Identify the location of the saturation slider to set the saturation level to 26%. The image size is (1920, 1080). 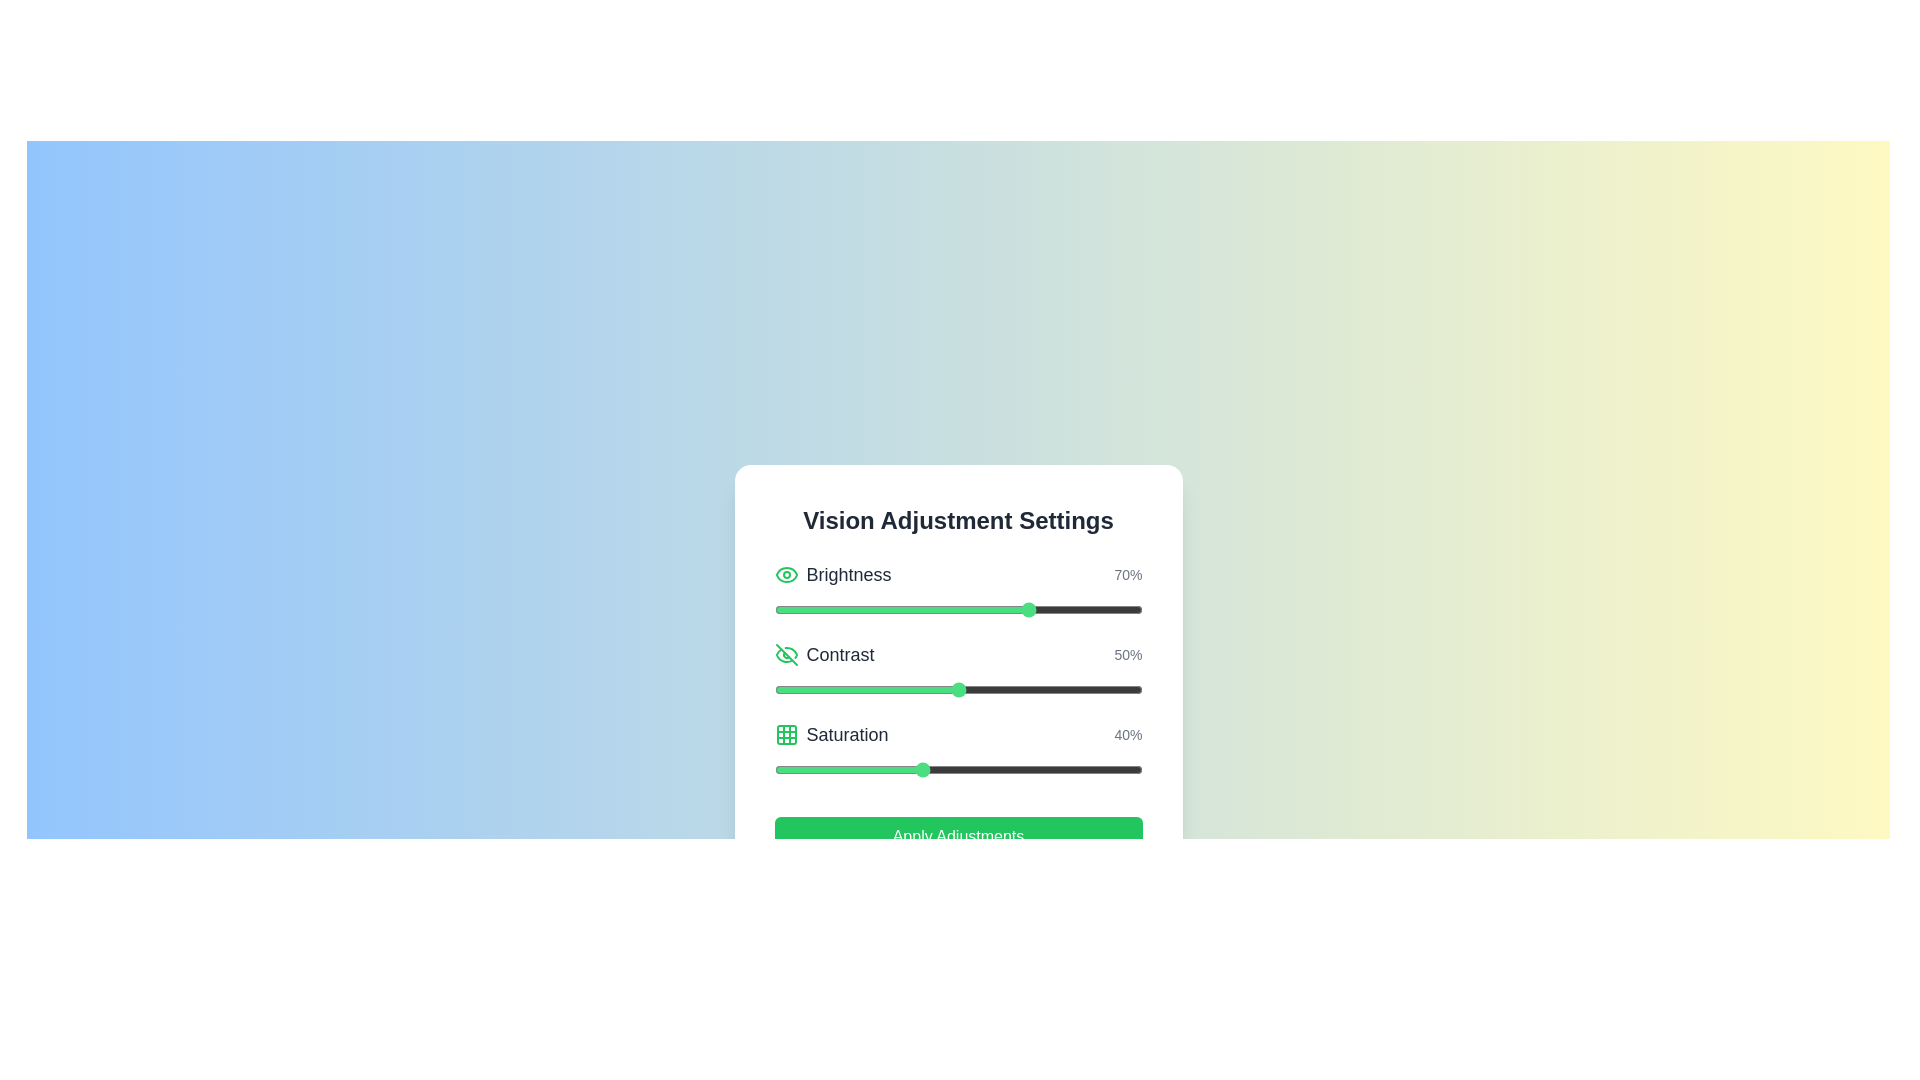
(870, 769).